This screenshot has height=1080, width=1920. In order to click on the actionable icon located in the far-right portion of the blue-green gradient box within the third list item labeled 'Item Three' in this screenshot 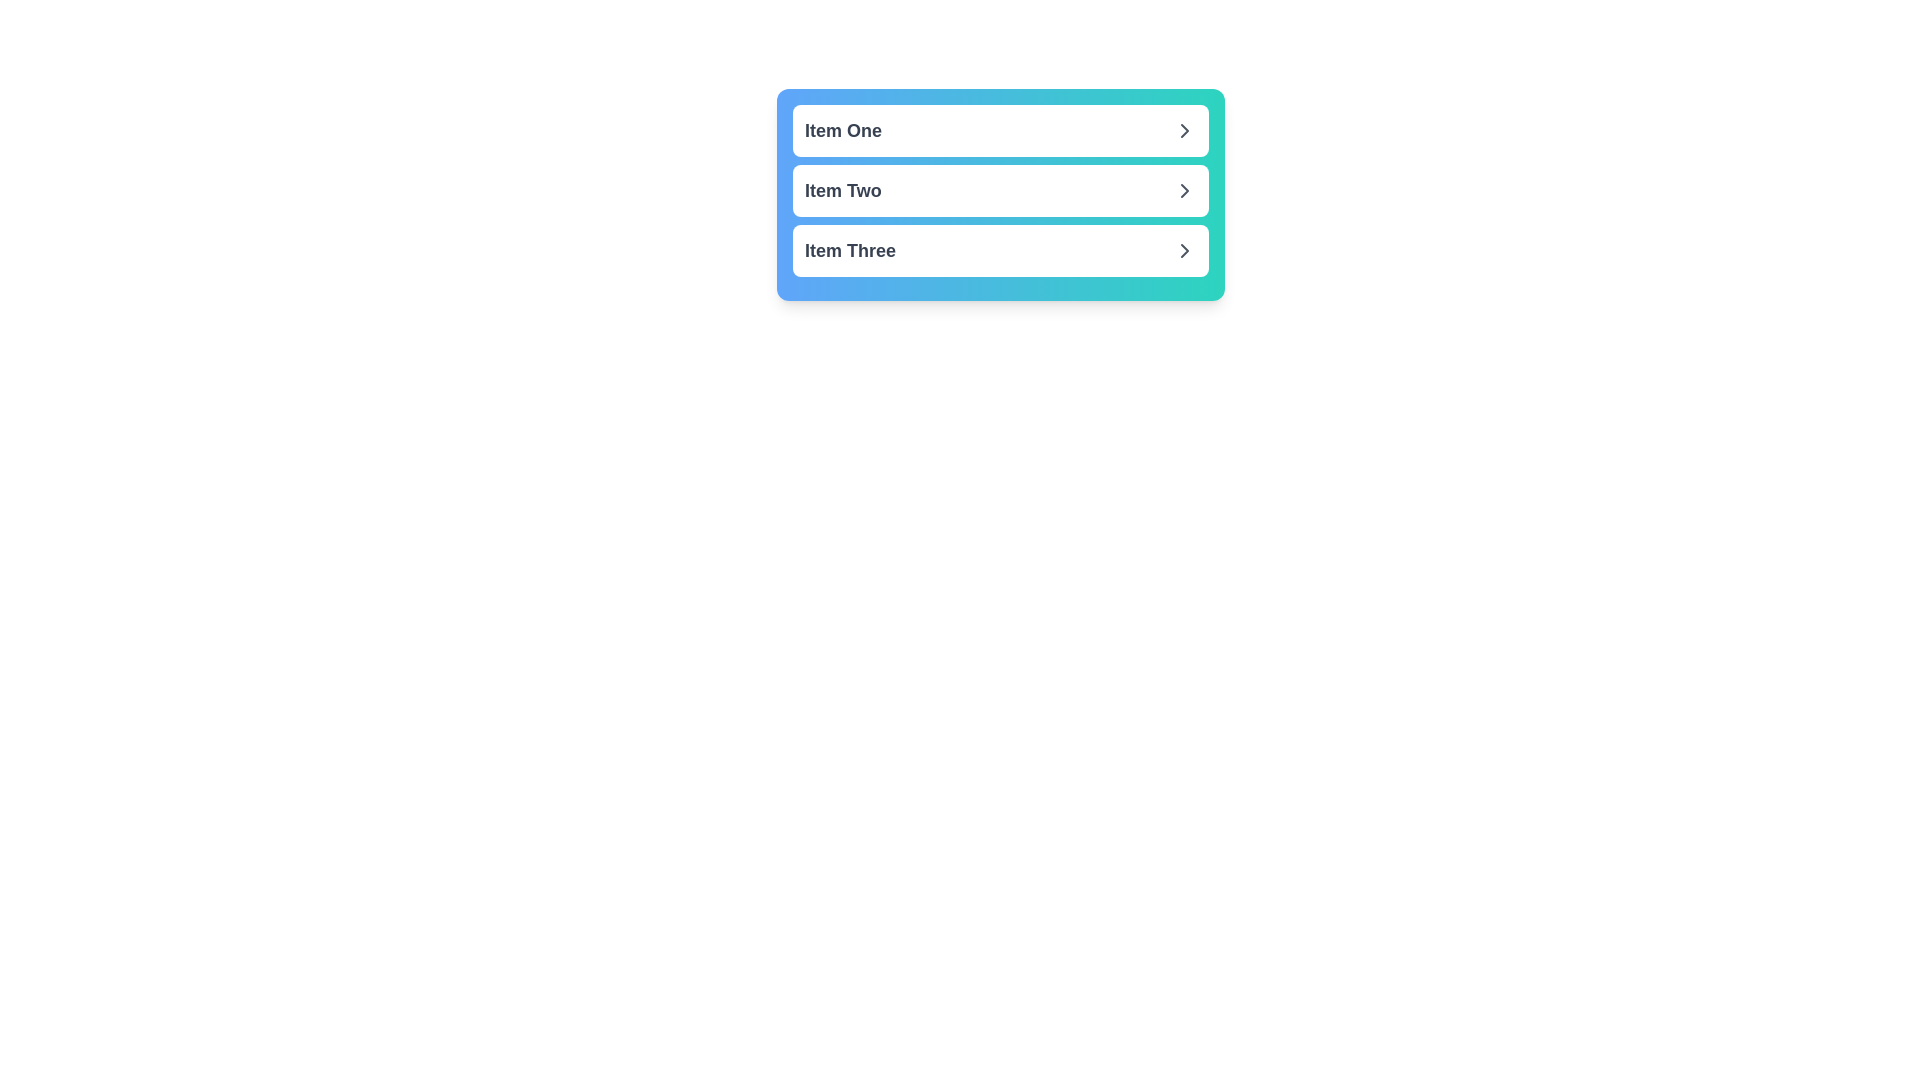, I will do `click(1185, 249)`.